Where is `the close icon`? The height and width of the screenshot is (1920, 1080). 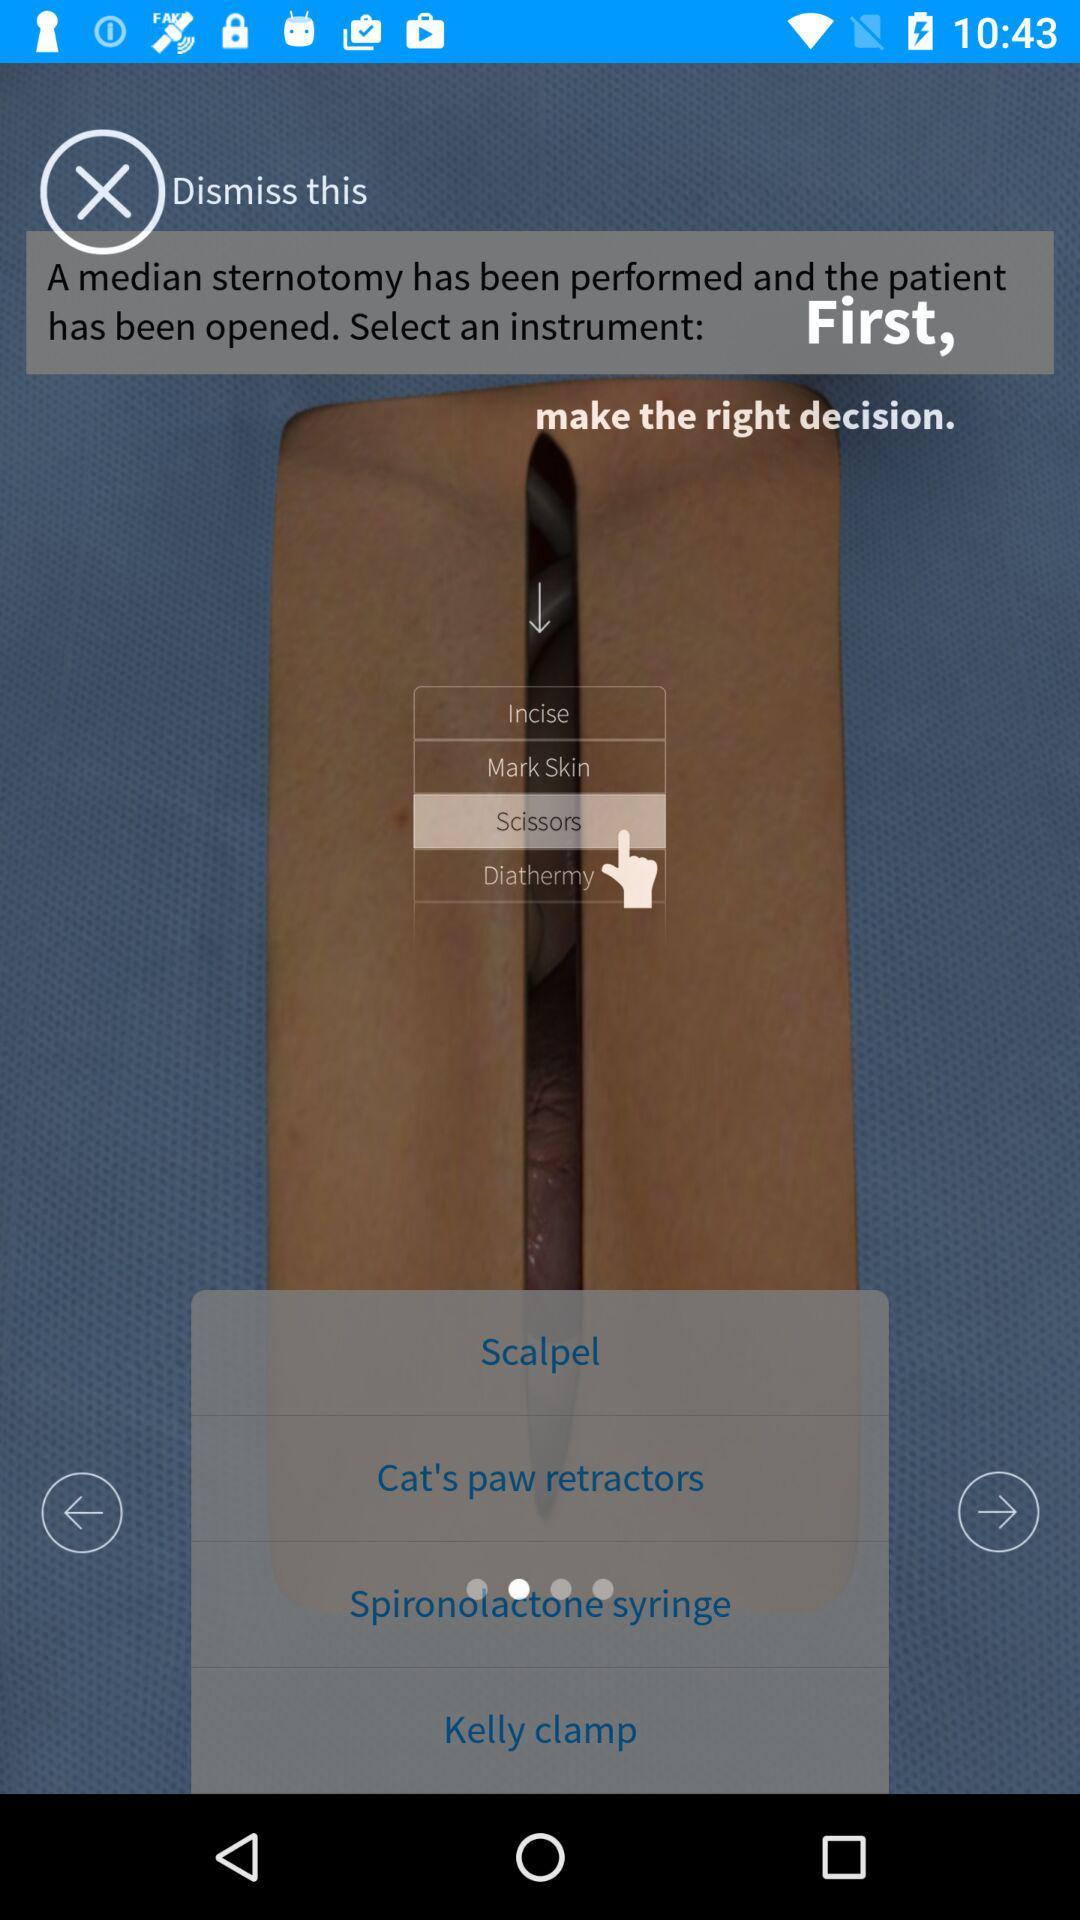
the close icon is located at coordinates (102, 192).